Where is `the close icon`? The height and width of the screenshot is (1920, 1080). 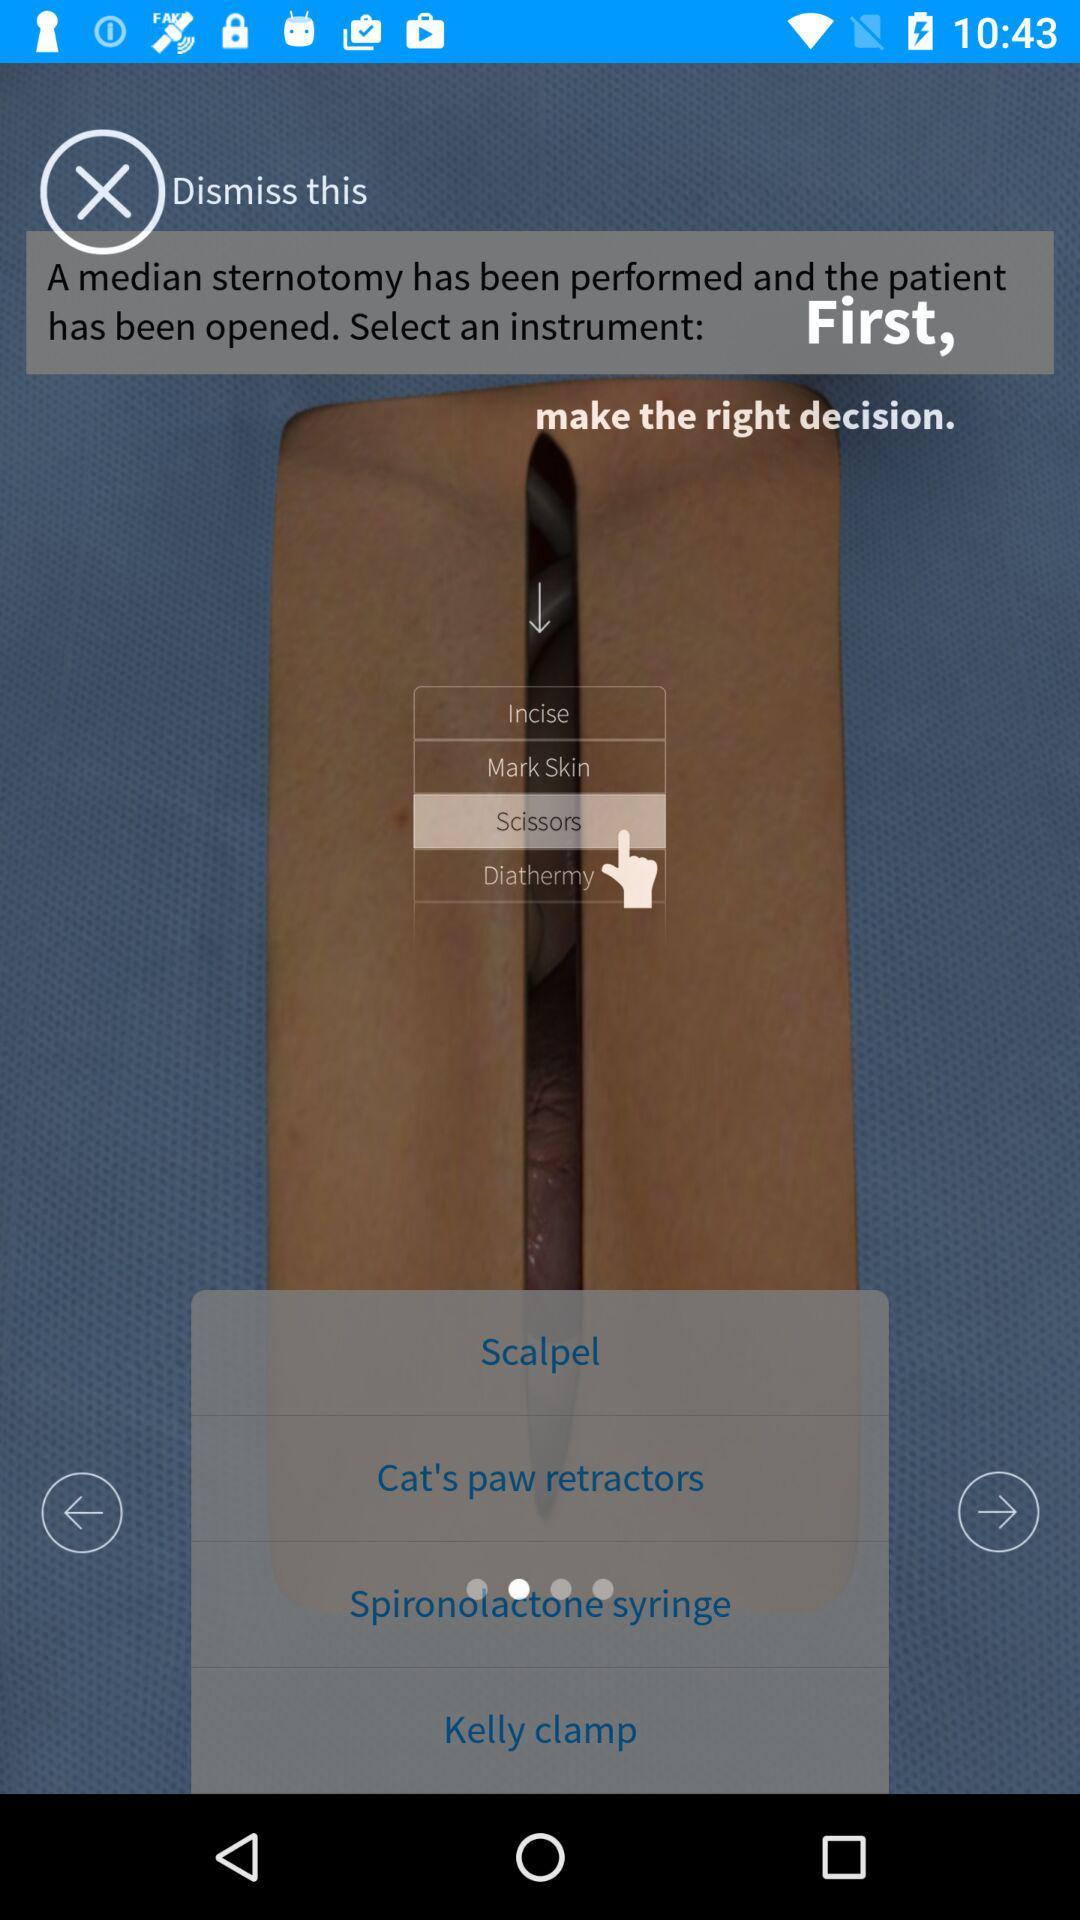
the close icon is located at coordinates (102, 192).